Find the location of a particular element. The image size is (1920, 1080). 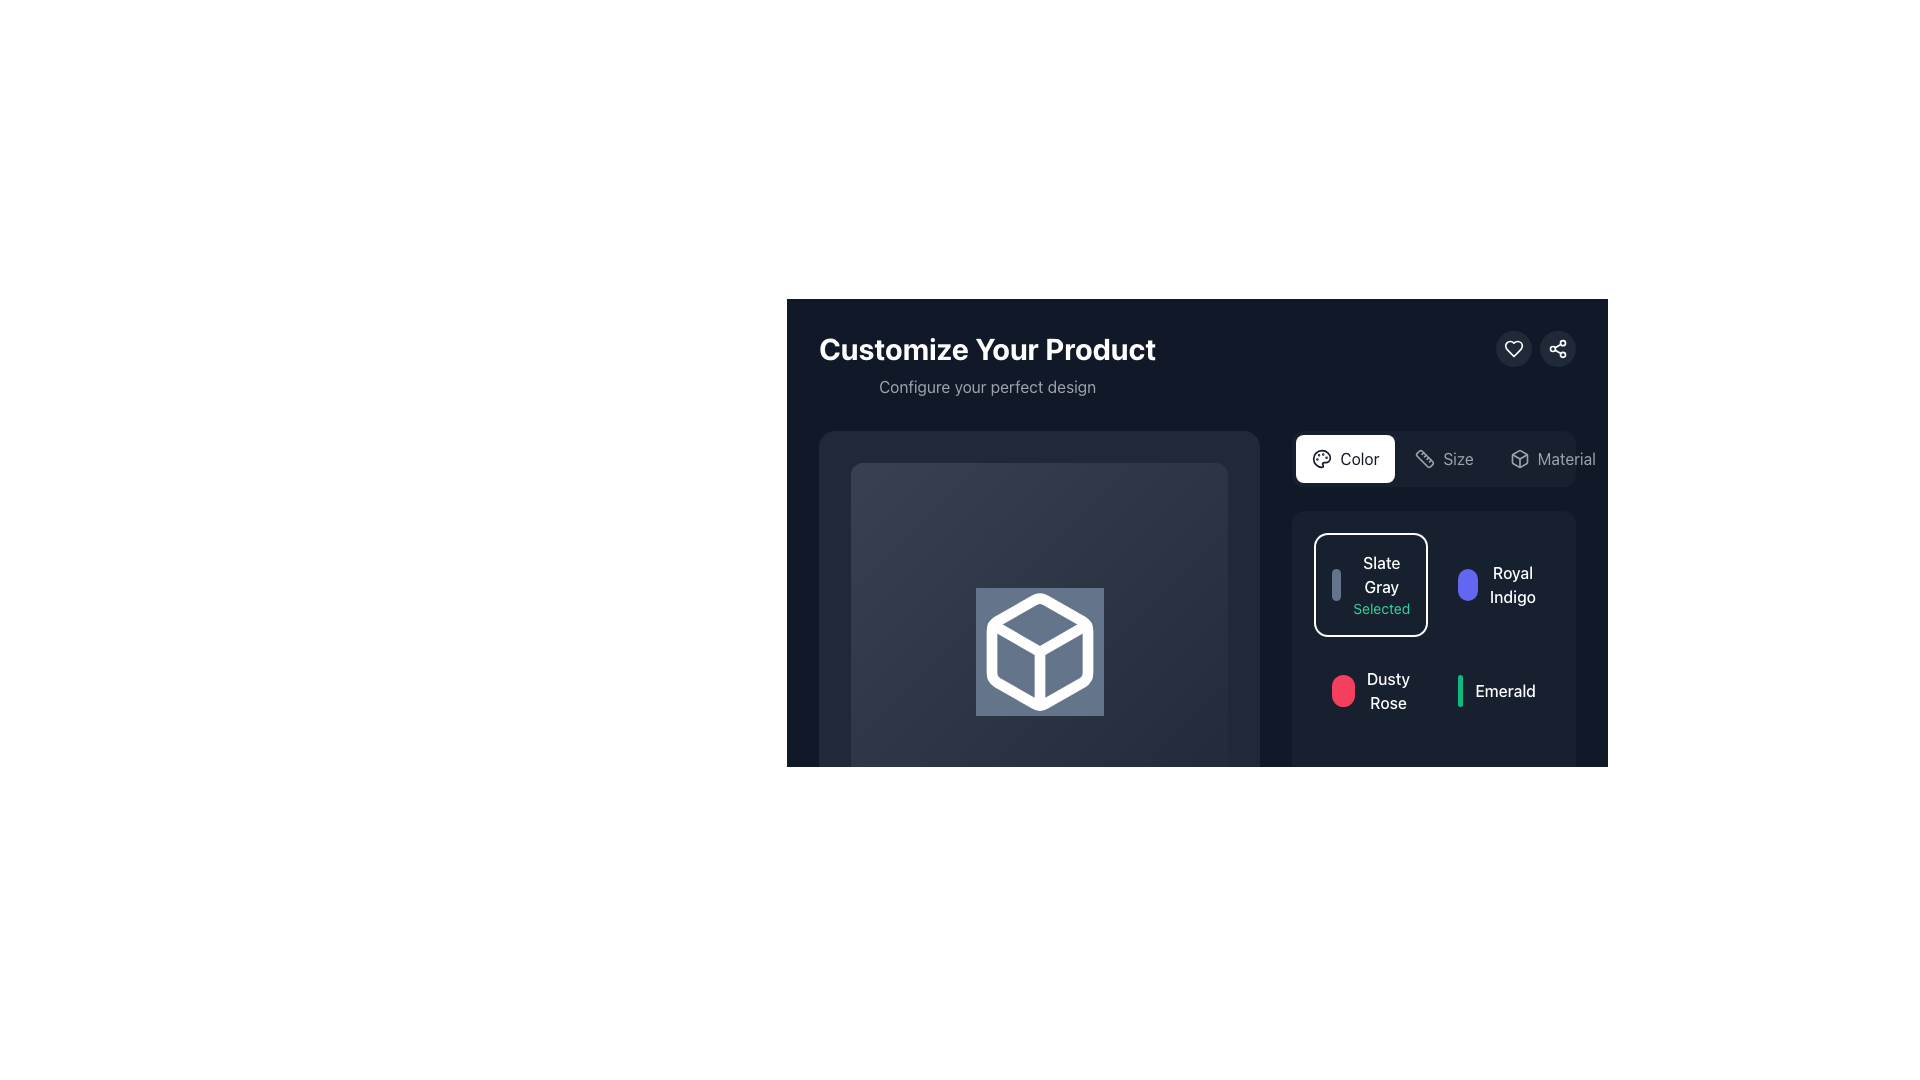

the Text label indicating the name of the selected color option, specifically the label 'Slate Gray Selected' is located at coordinates (1380, 574).